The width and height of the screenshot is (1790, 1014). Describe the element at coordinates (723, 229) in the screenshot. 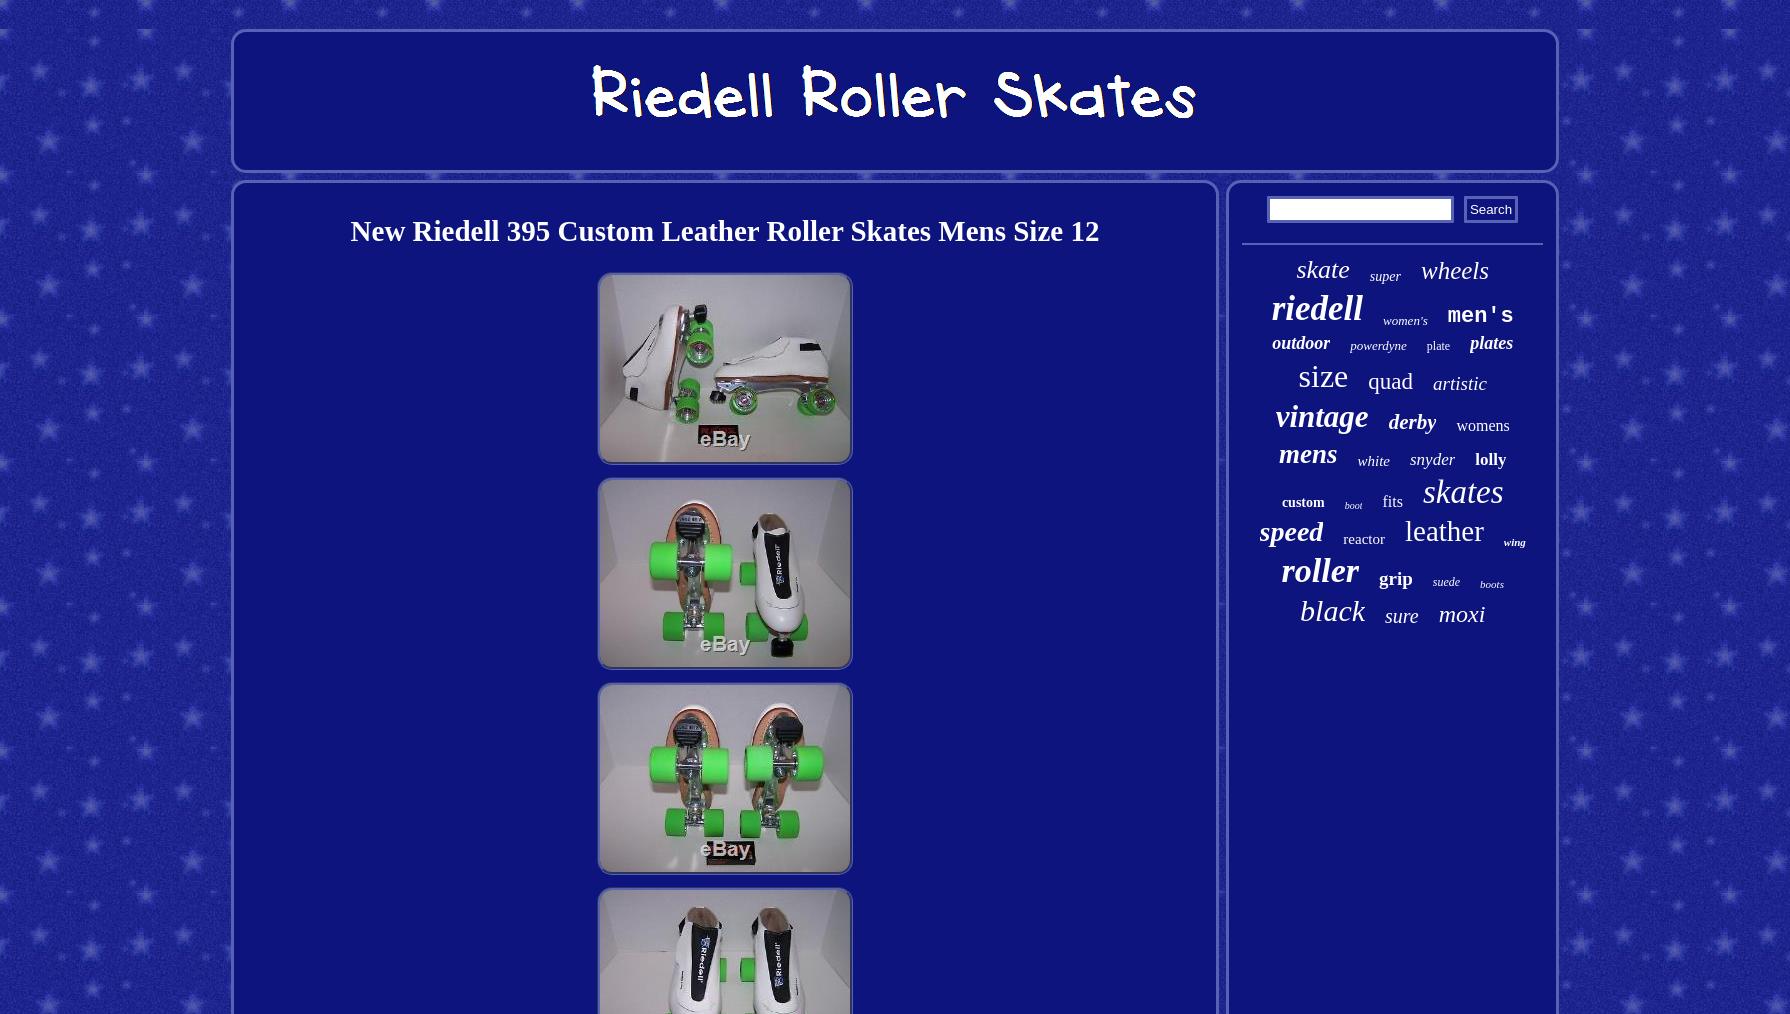

I see `'New Riedell 395 Custom Leather Roller Skates Mens Size 12'` at that location.